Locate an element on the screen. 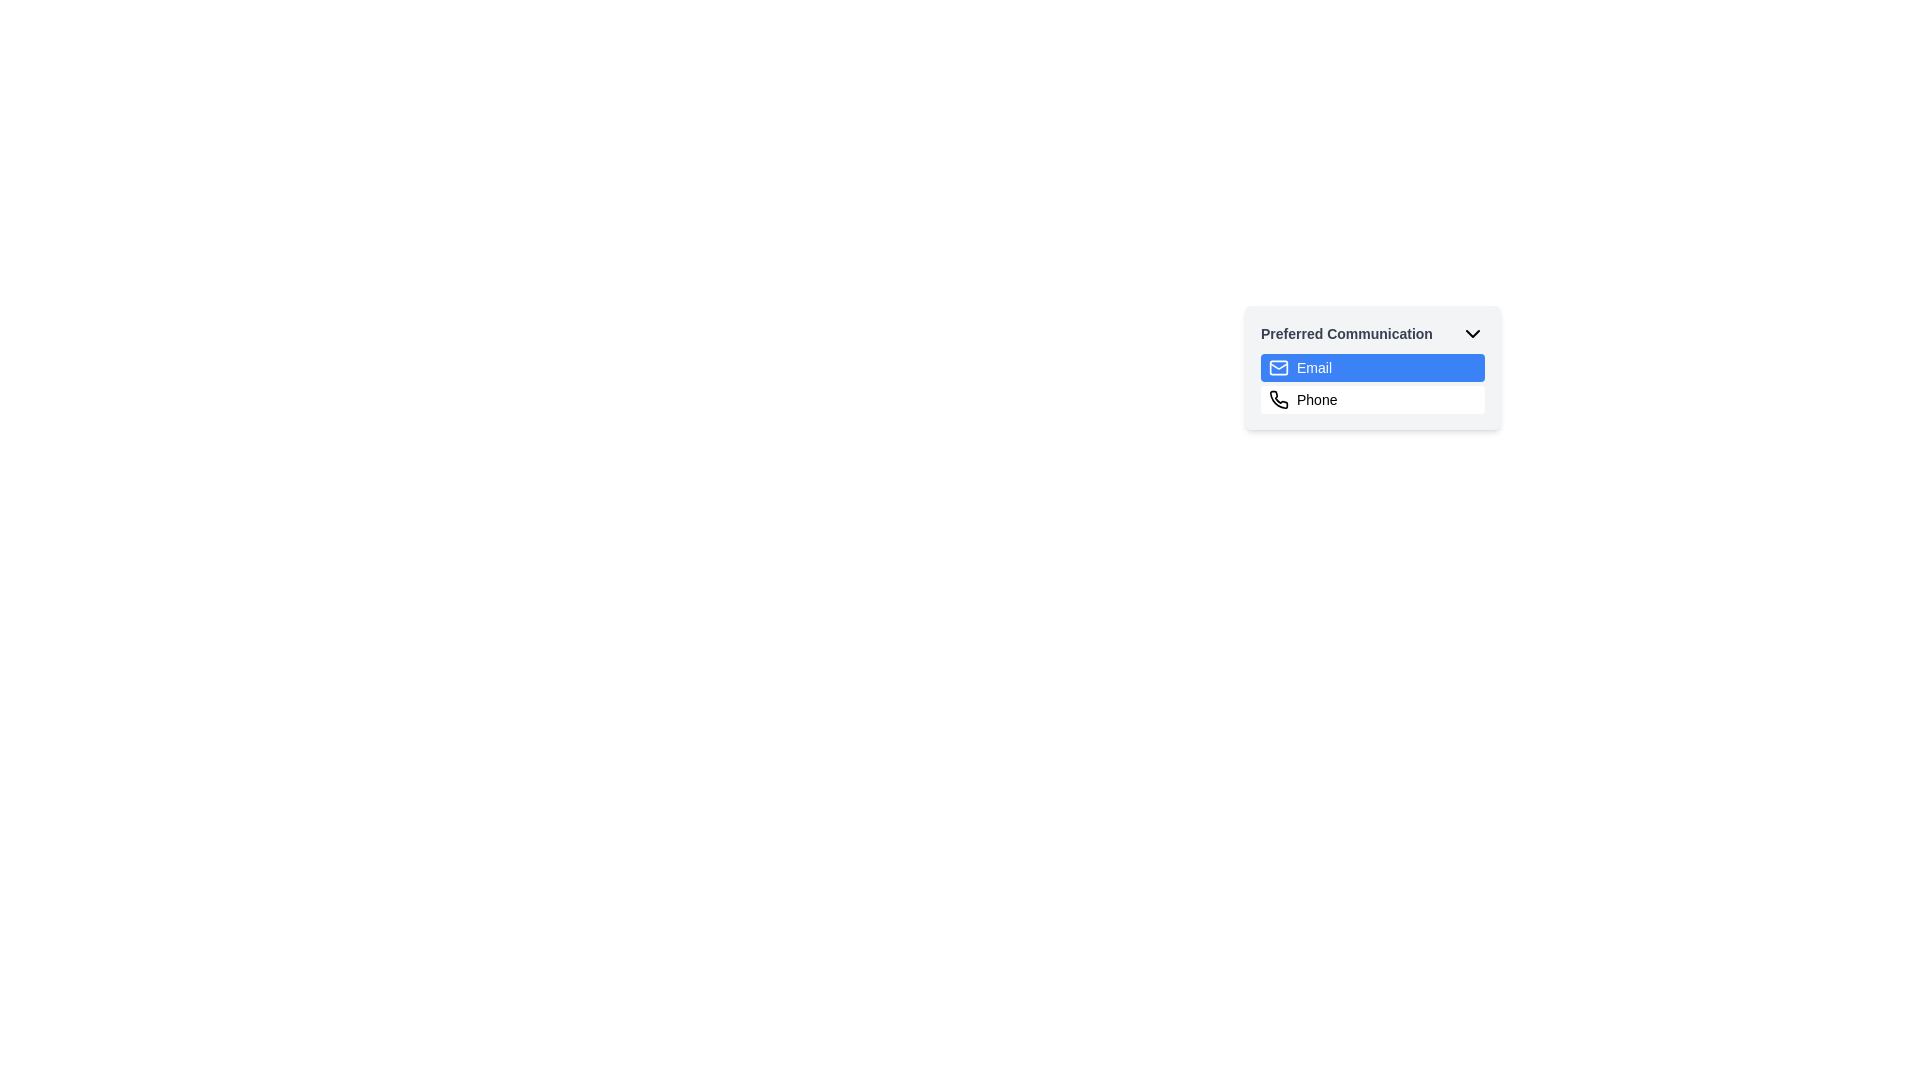 The width and height of the screenshot is (1920, 1080). the 'Preferred Communication' dropdown menu label with a chevron is located at coordinates (1371, 333).